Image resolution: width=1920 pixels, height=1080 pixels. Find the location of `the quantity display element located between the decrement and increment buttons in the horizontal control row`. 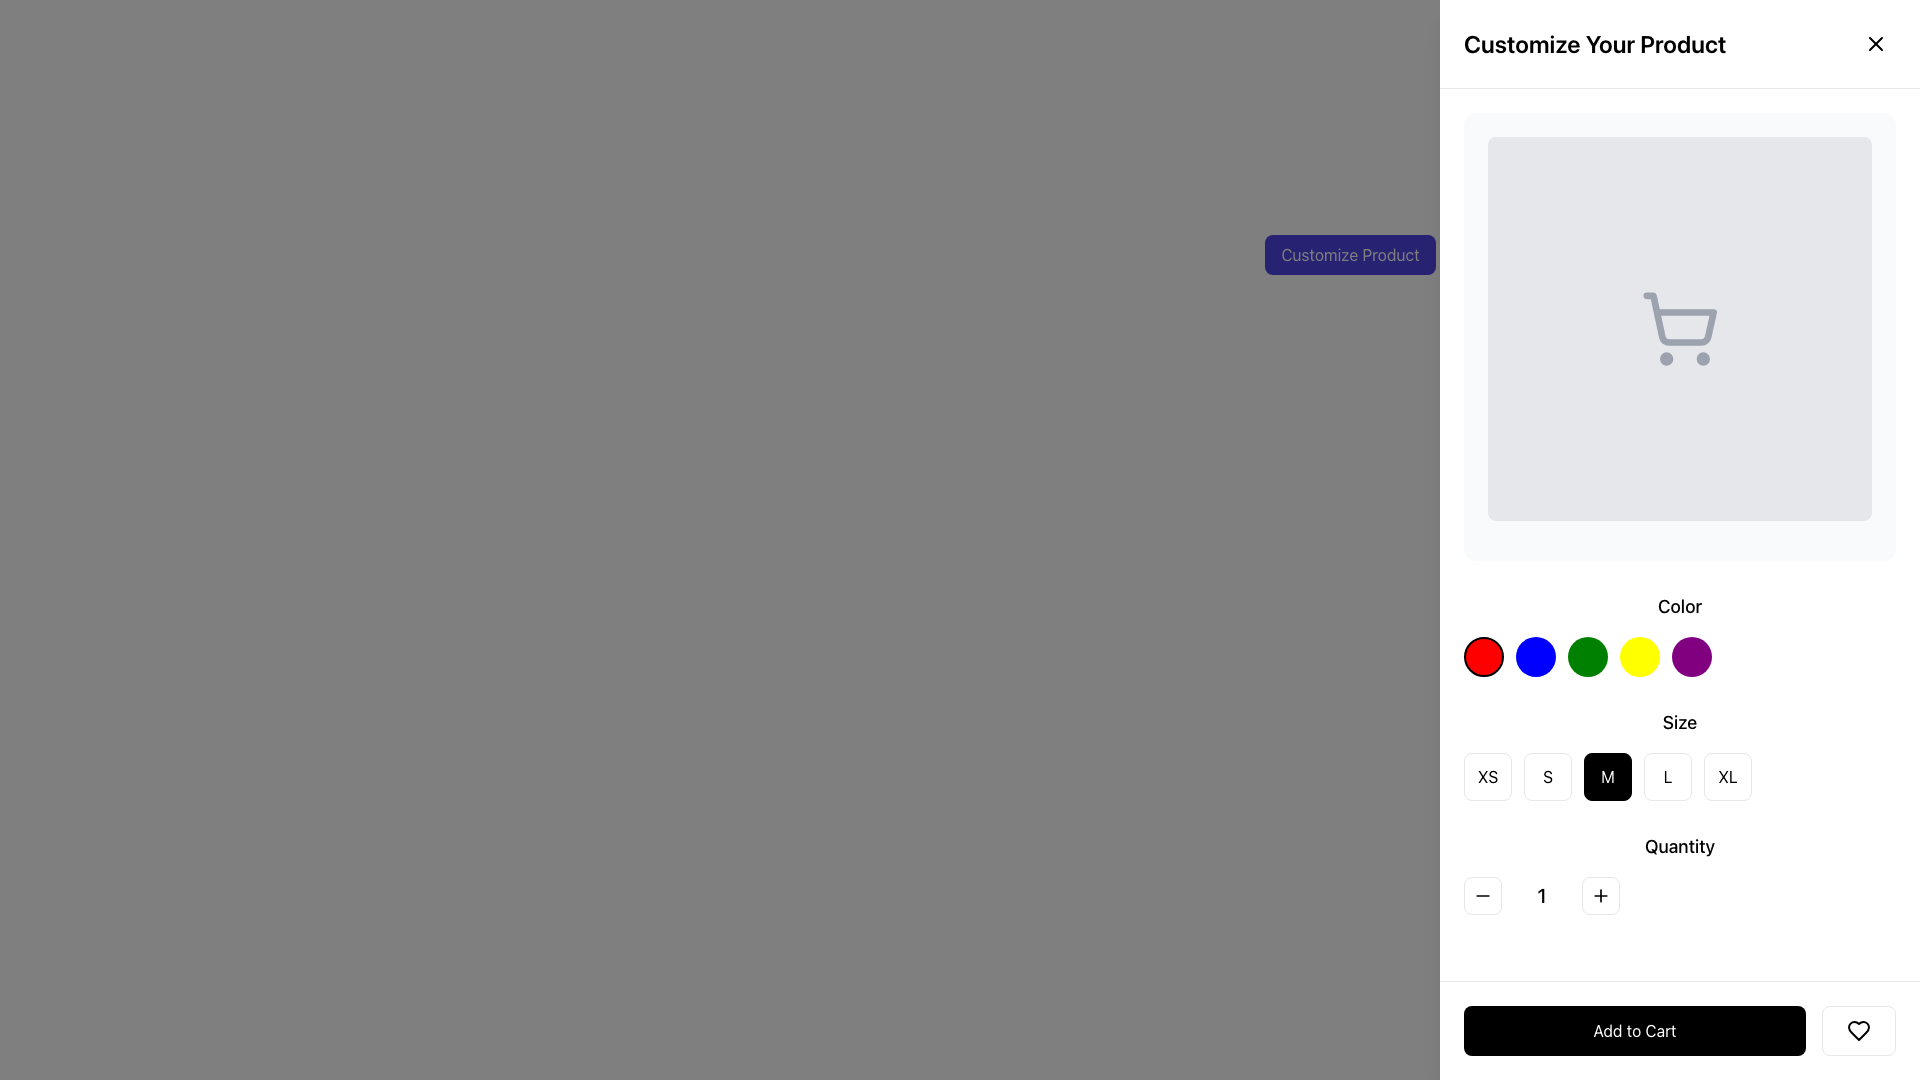

the quantity display element located between the decrement and increment buttons in the horizontal control row is located at coordinates (1540, 894).